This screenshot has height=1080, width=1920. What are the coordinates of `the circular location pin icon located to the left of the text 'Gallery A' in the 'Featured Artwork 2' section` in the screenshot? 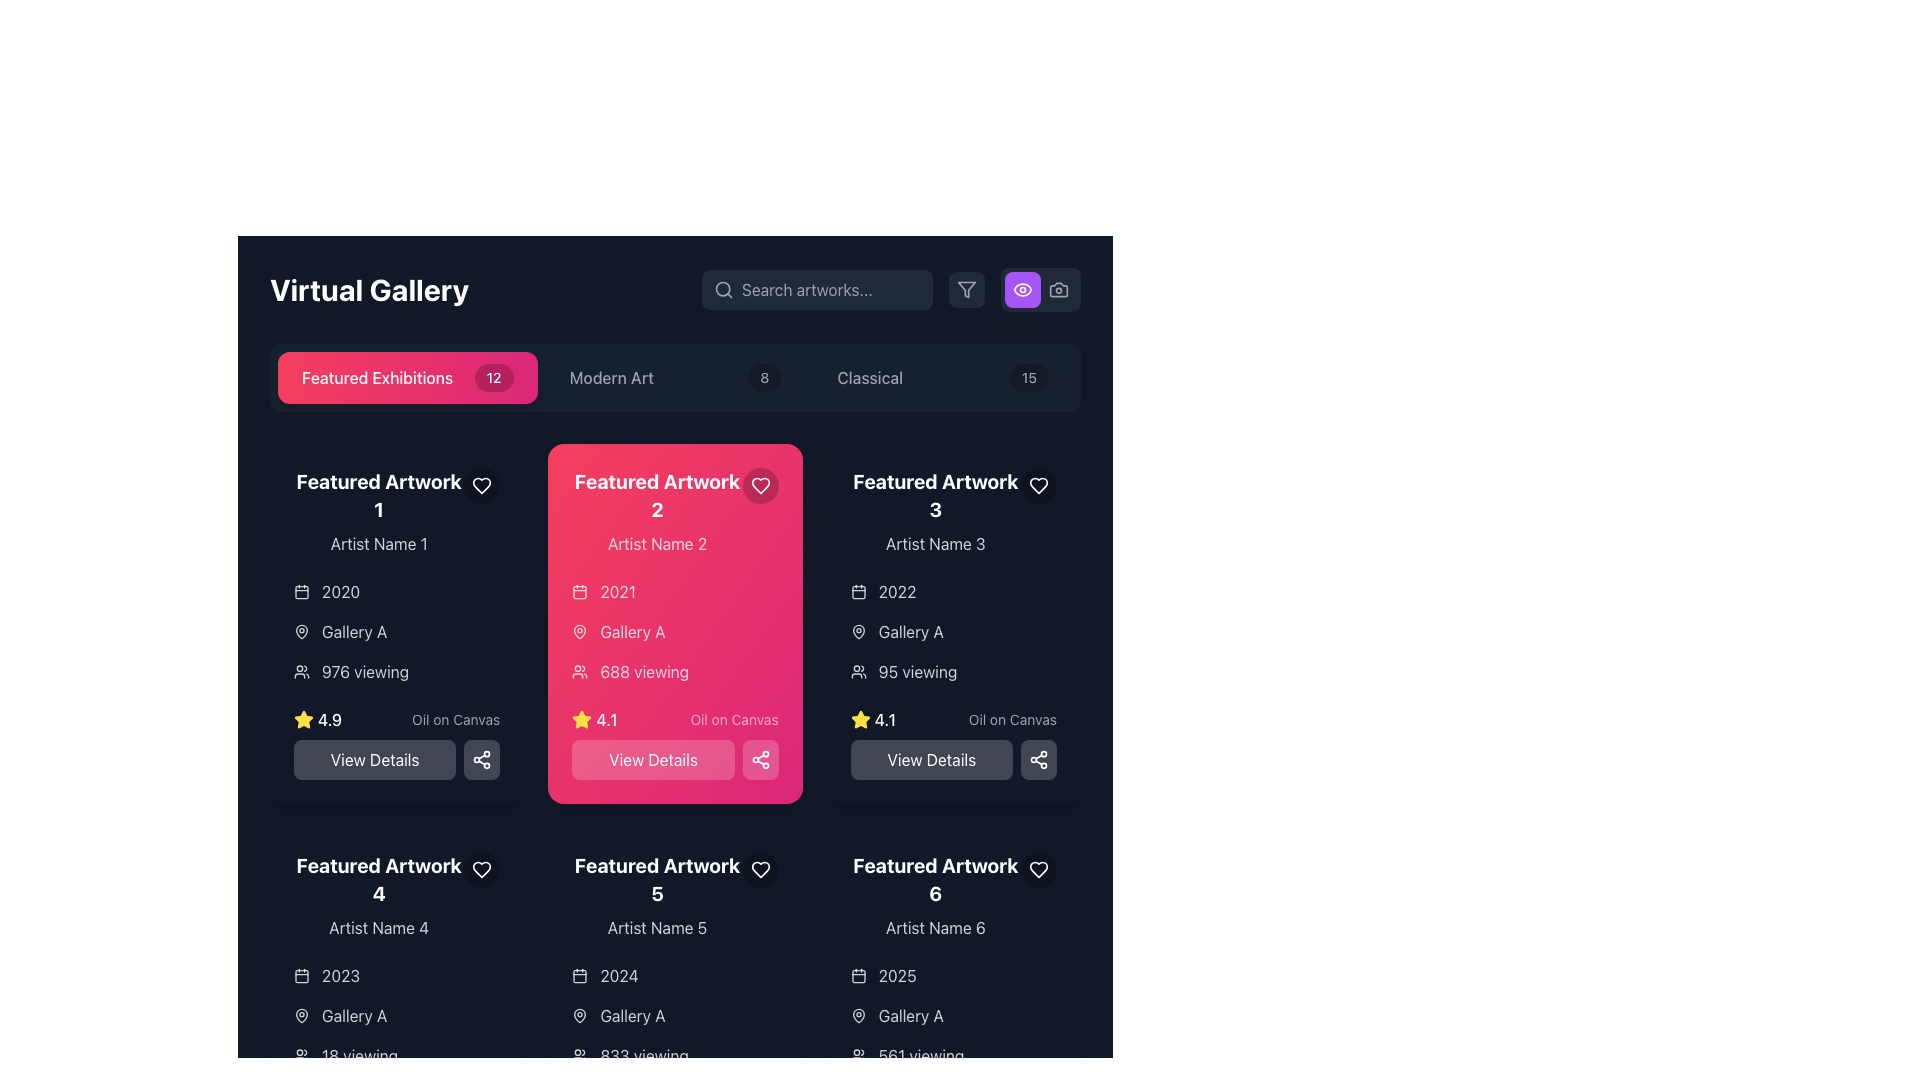 It's located at (858, 632).